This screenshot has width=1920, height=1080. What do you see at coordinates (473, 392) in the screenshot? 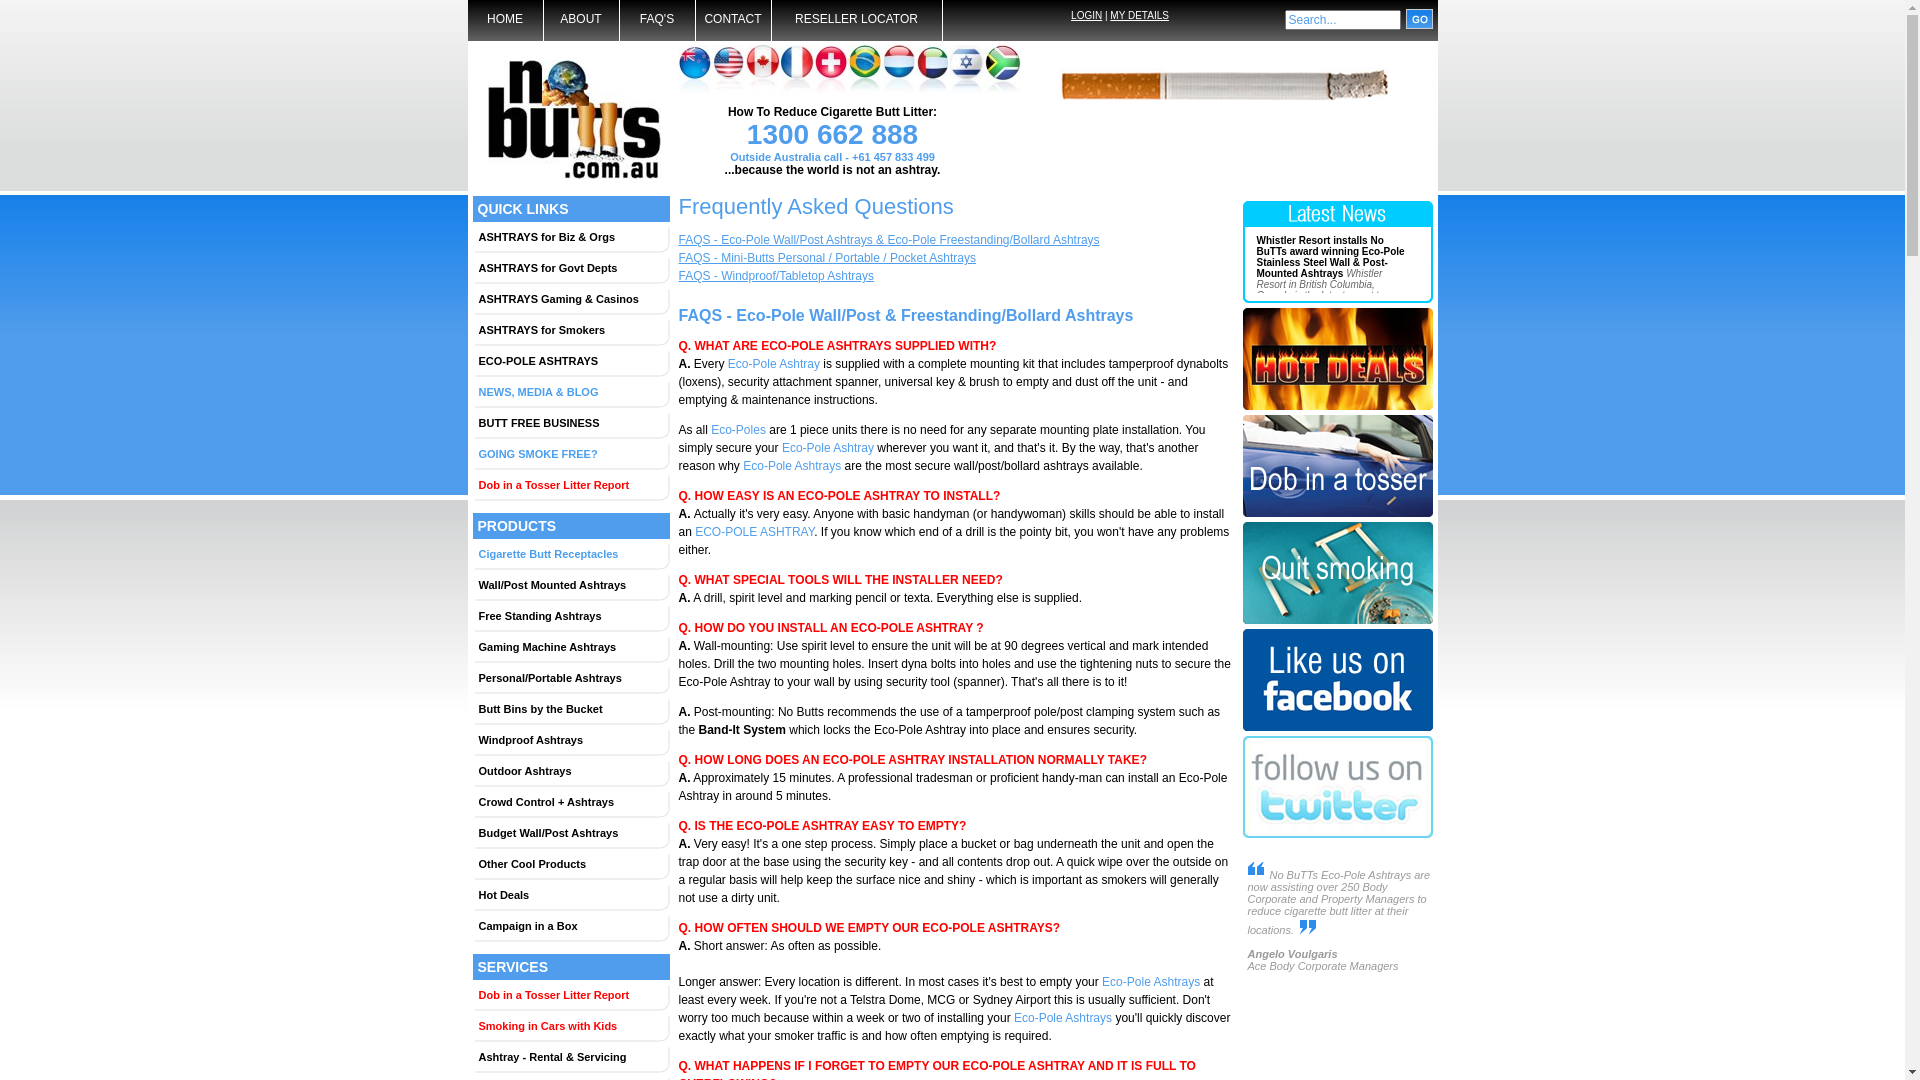
I see `'NEWS, MEDIA & BLOG'` at bounding box center [473, 392].